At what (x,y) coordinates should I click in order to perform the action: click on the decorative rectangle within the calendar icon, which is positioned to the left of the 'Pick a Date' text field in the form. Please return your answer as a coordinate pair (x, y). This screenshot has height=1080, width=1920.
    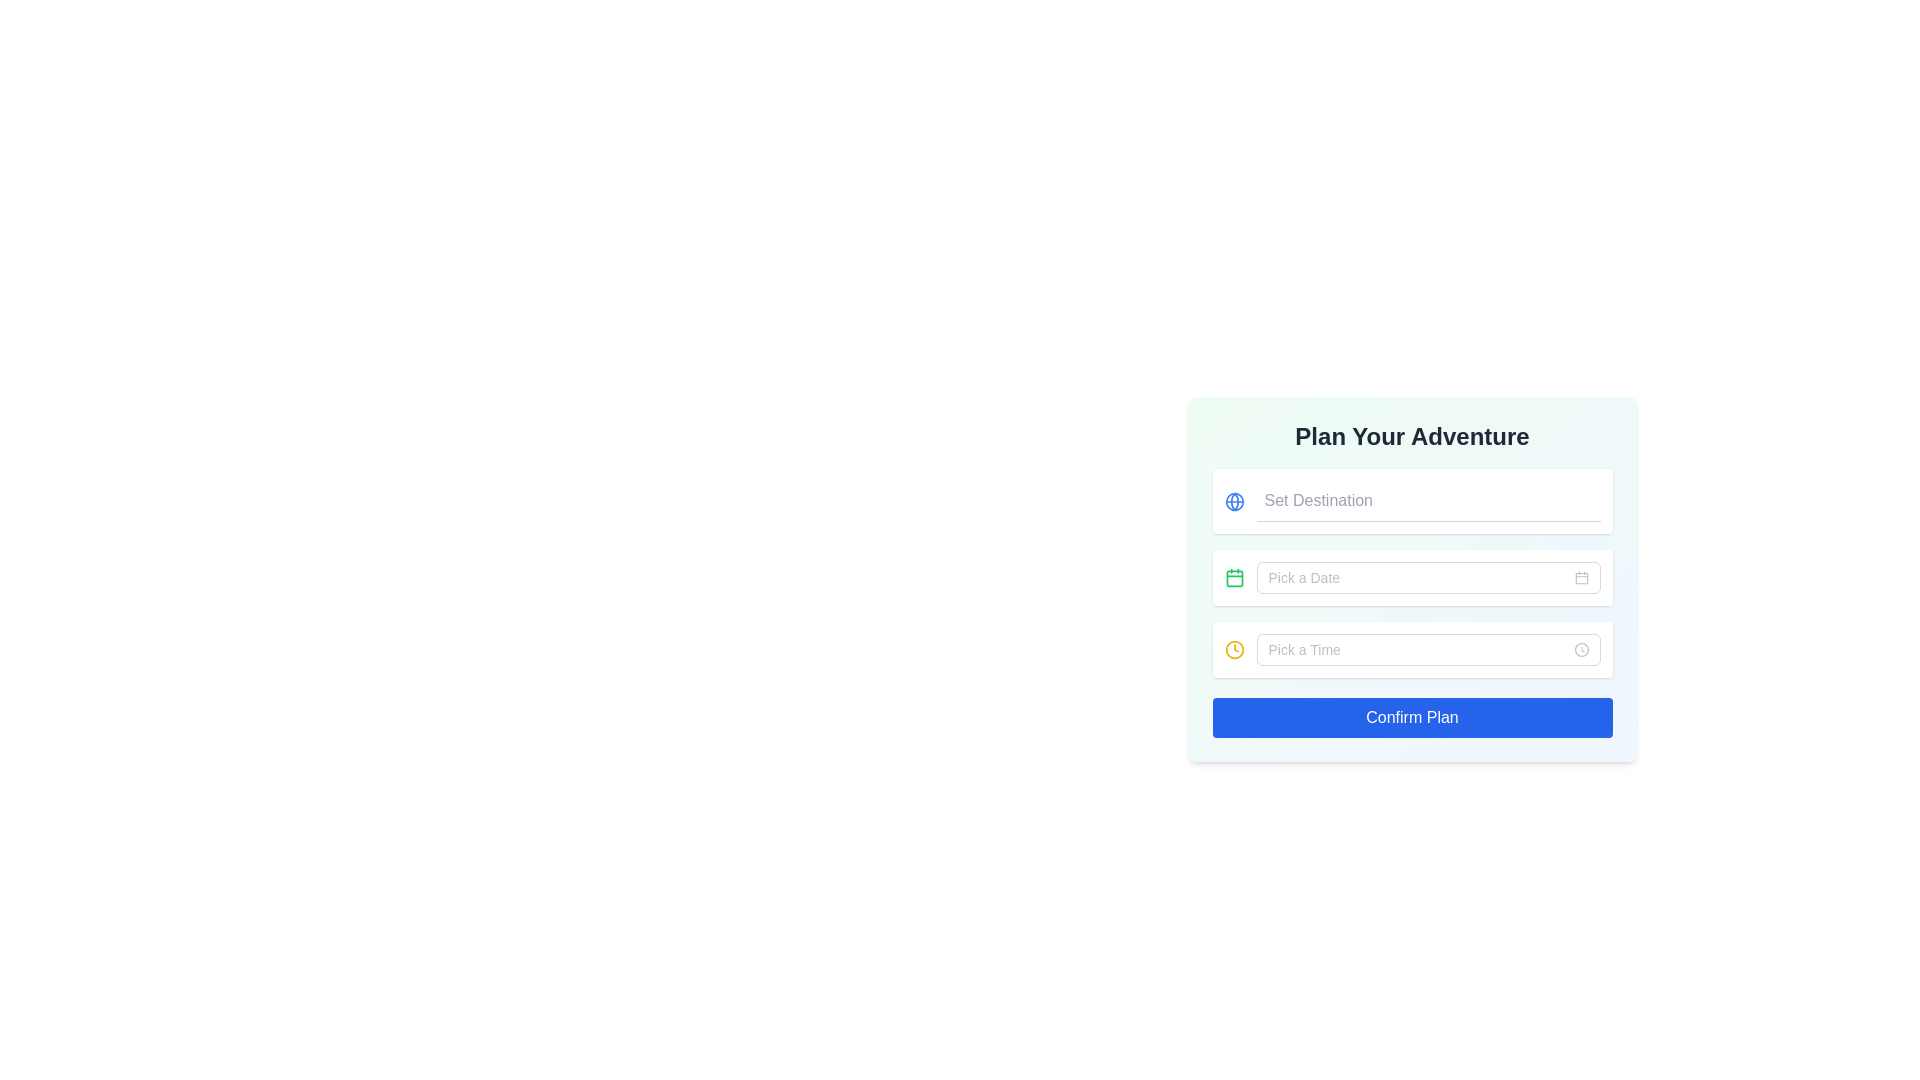
    Looking at the image, I should click on (1233, 578).